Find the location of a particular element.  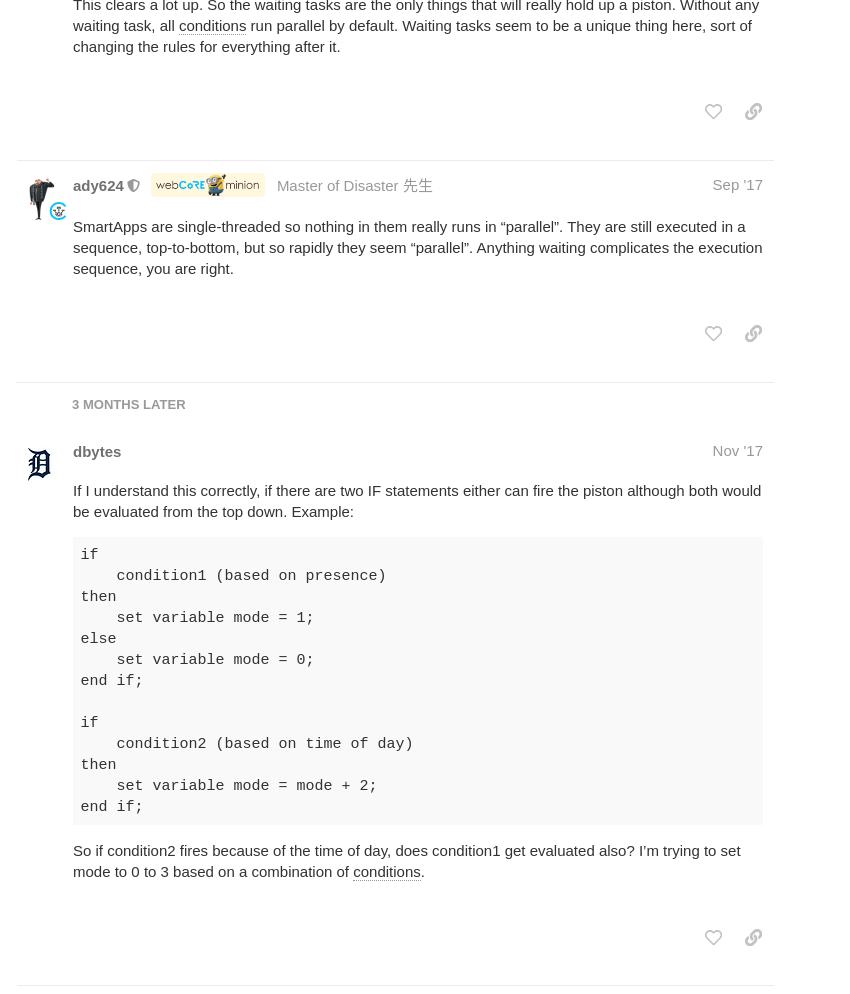

'mode = mode + 2;
end if;' is located at coordinates (228, 795).